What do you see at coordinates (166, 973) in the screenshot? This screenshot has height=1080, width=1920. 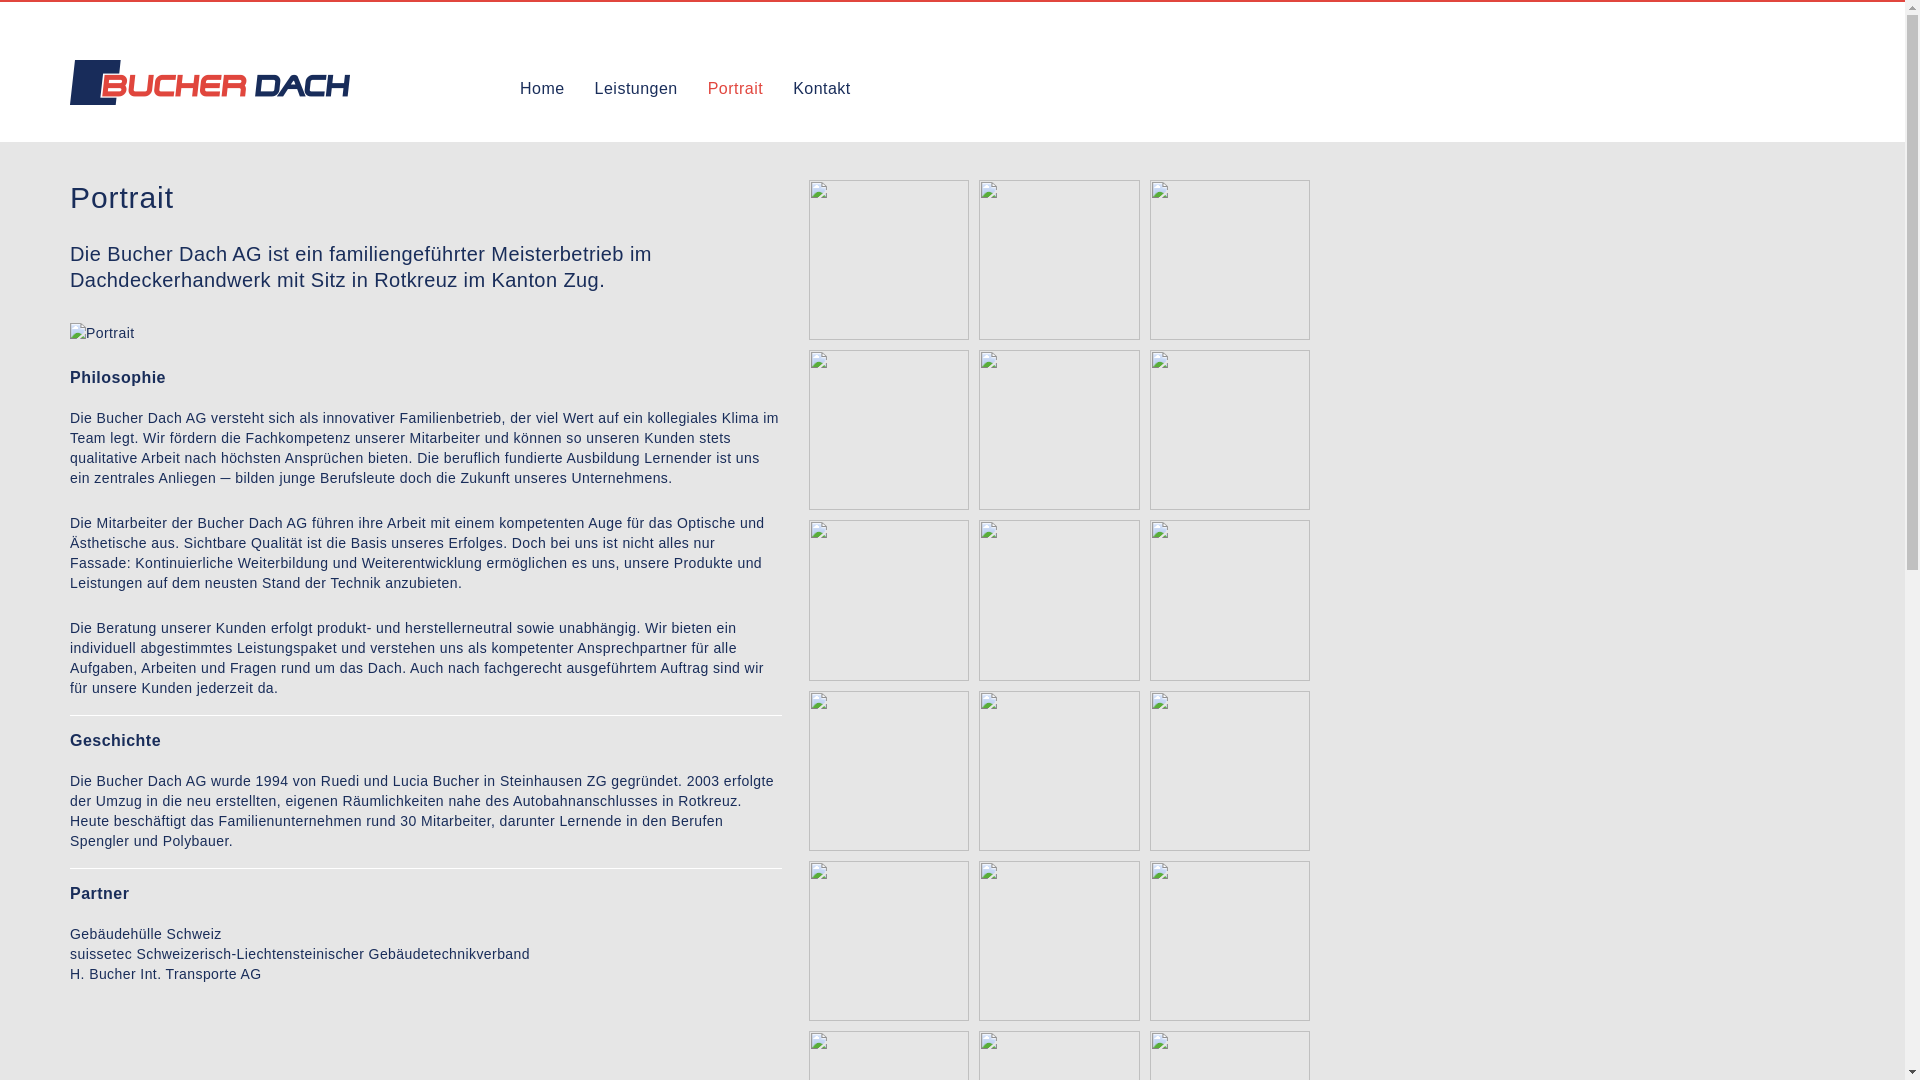 I see `'H. Bucher Int. Transporte AG'` at bounding box center [166, 973].